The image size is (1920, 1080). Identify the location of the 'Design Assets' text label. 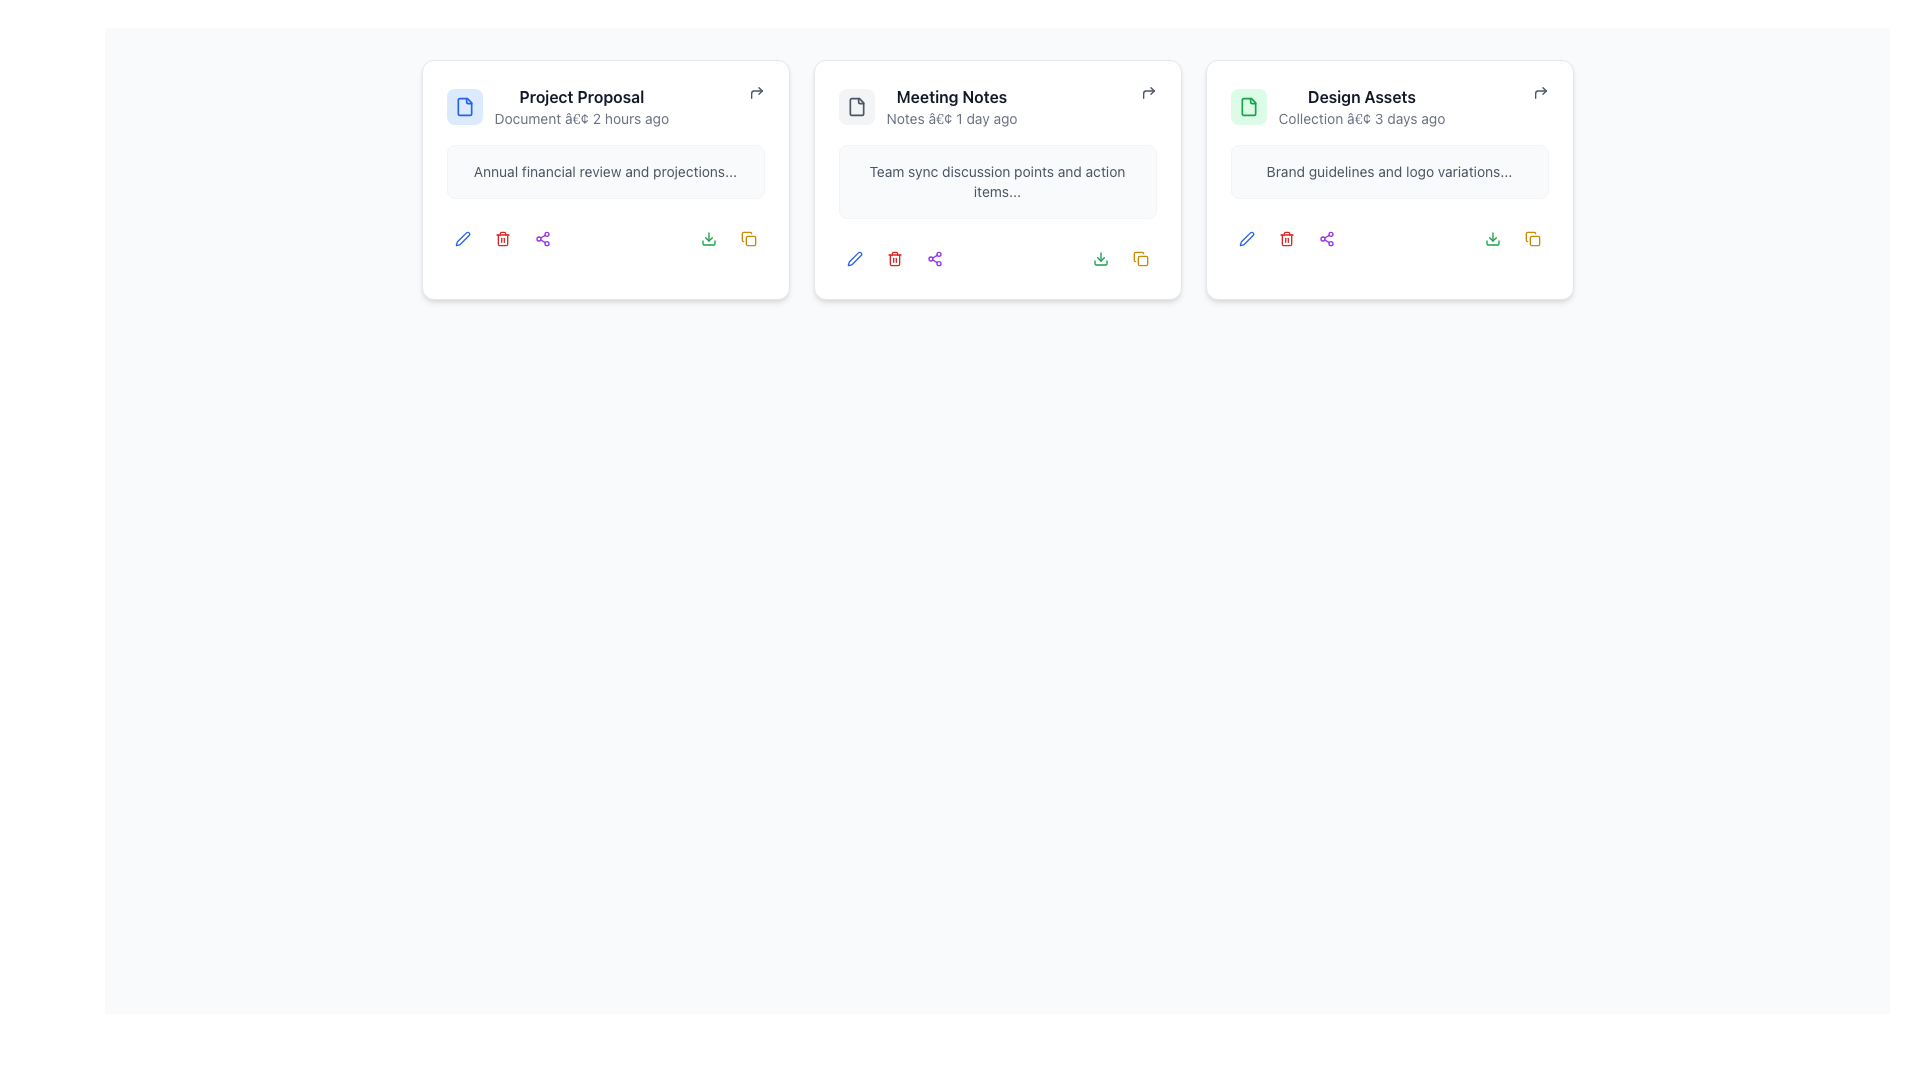
(1360, 96).